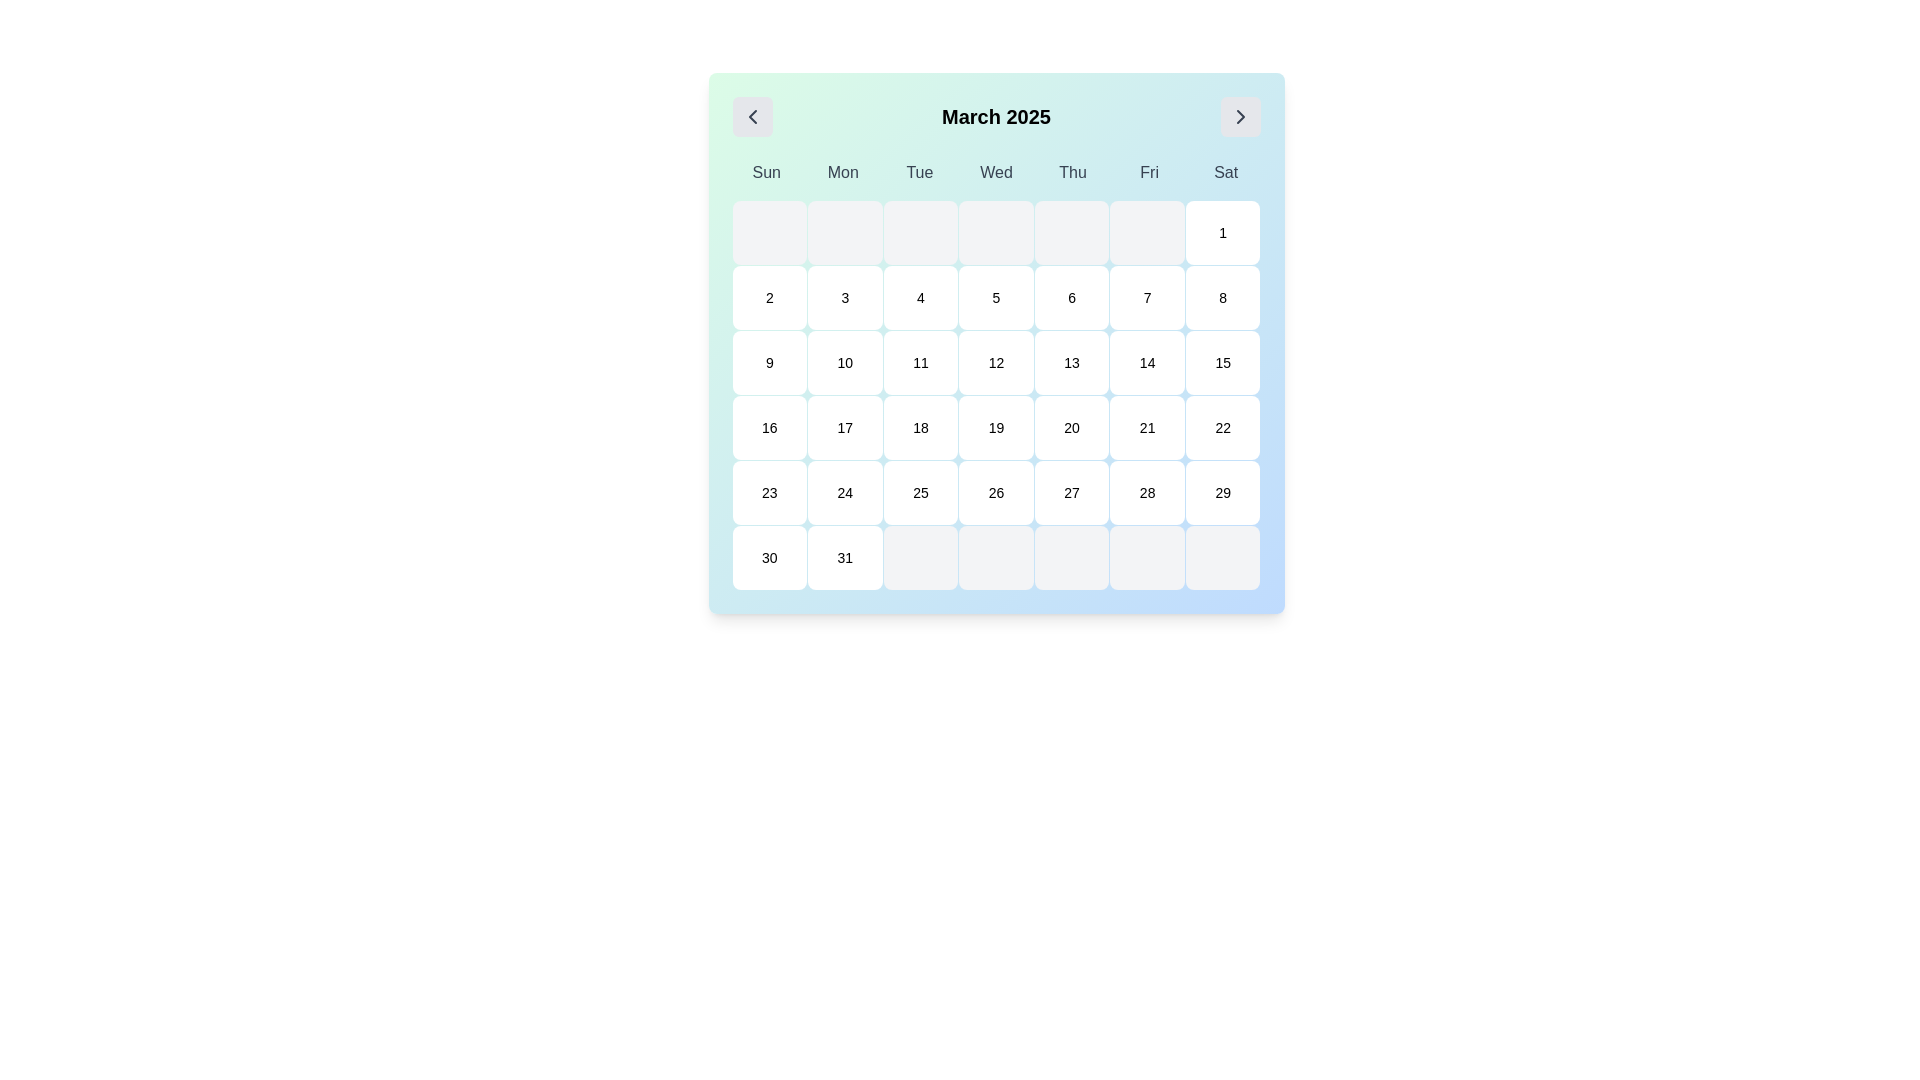  What do you see at coordinates (845, 362) in the screenshot?
I see `the square button with a white background and rounded corners that displays the text '10' in black, located in the second column of the second row of the calendar grid` at bounding box center [845, 362].